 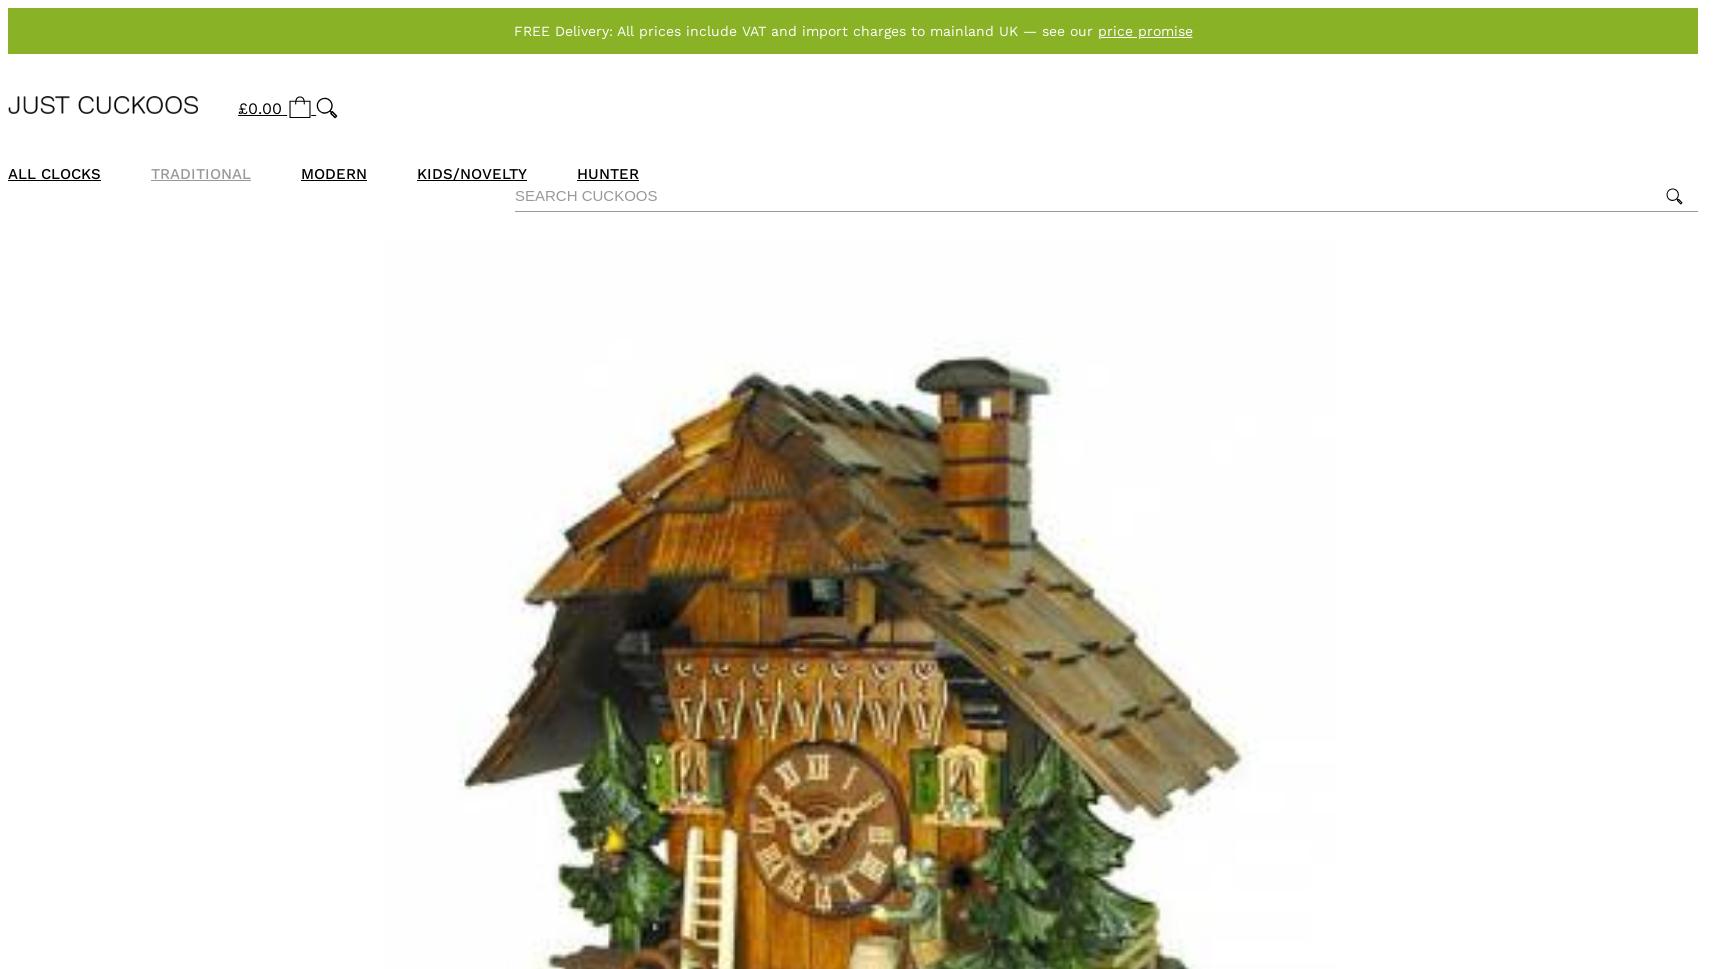 I want to click on 'All', so click(x=23, y=173).